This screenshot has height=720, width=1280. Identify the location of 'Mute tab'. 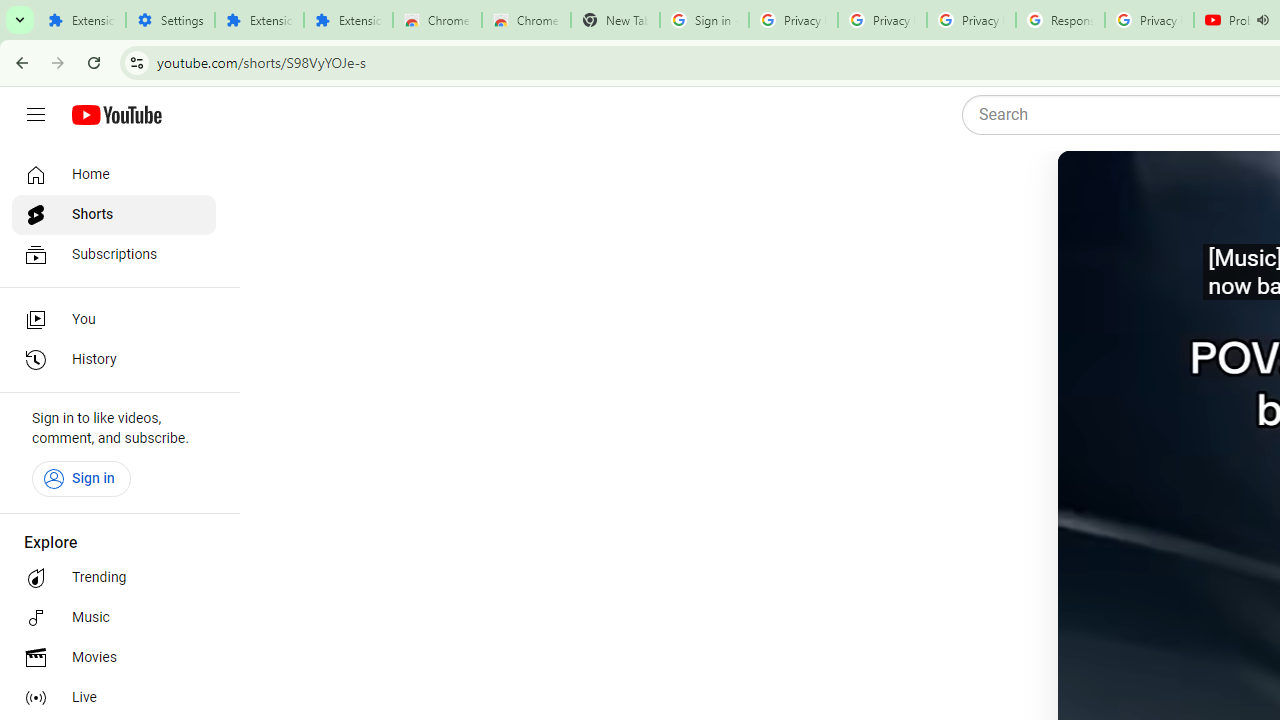
(1261, 20).